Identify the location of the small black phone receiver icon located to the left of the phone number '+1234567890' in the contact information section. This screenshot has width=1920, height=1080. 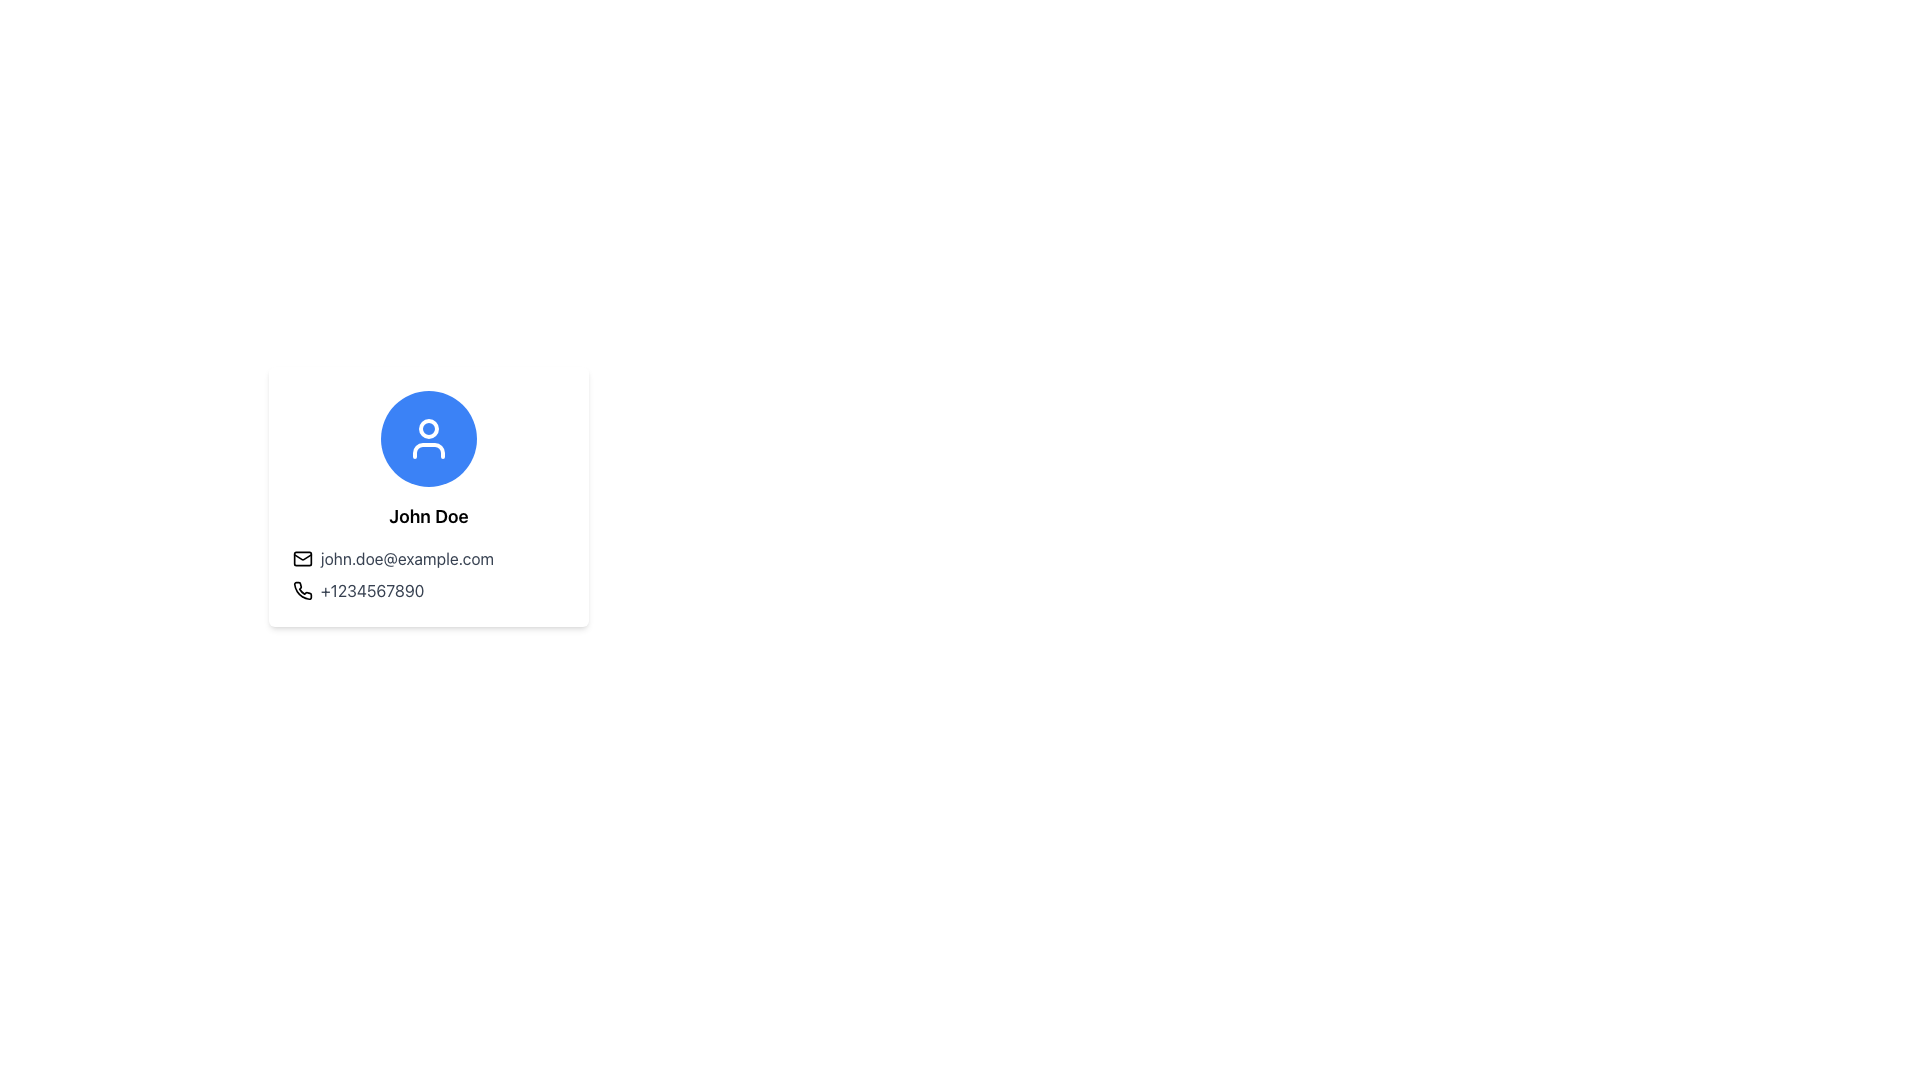
(301, 589).